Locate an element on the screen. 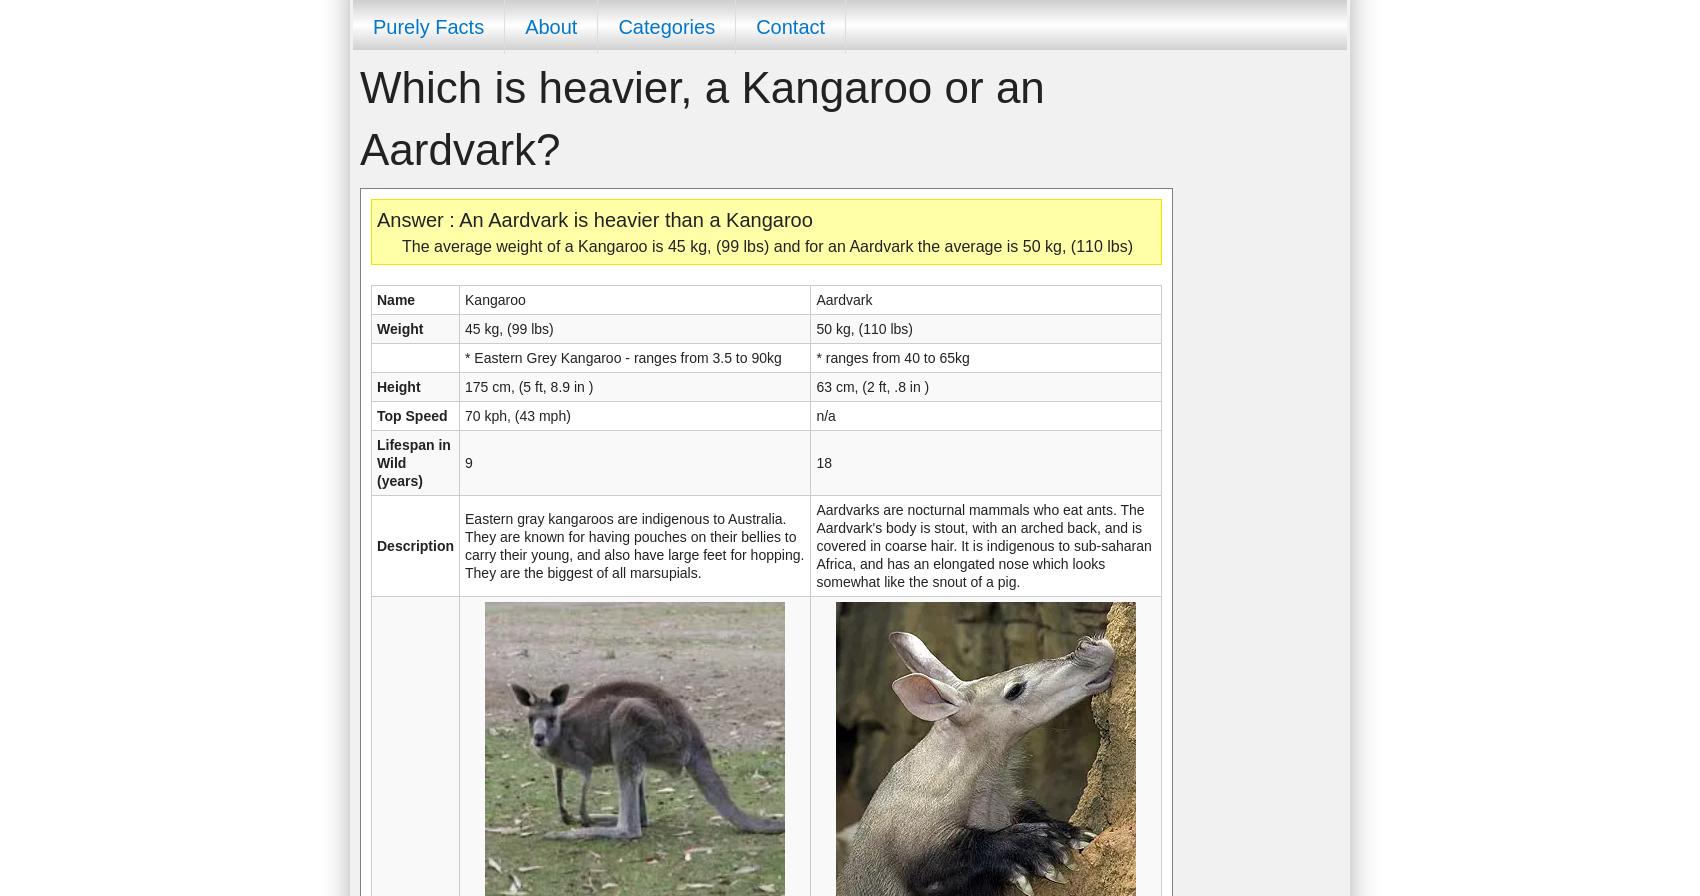  'Eastern gray kangaroos are indigenous to Australia. They are known for having pouches on their bellies to carry their young, and also have large feet for hopping. They are the biggest of all marsupials.' is located at coordinates (633, 546).